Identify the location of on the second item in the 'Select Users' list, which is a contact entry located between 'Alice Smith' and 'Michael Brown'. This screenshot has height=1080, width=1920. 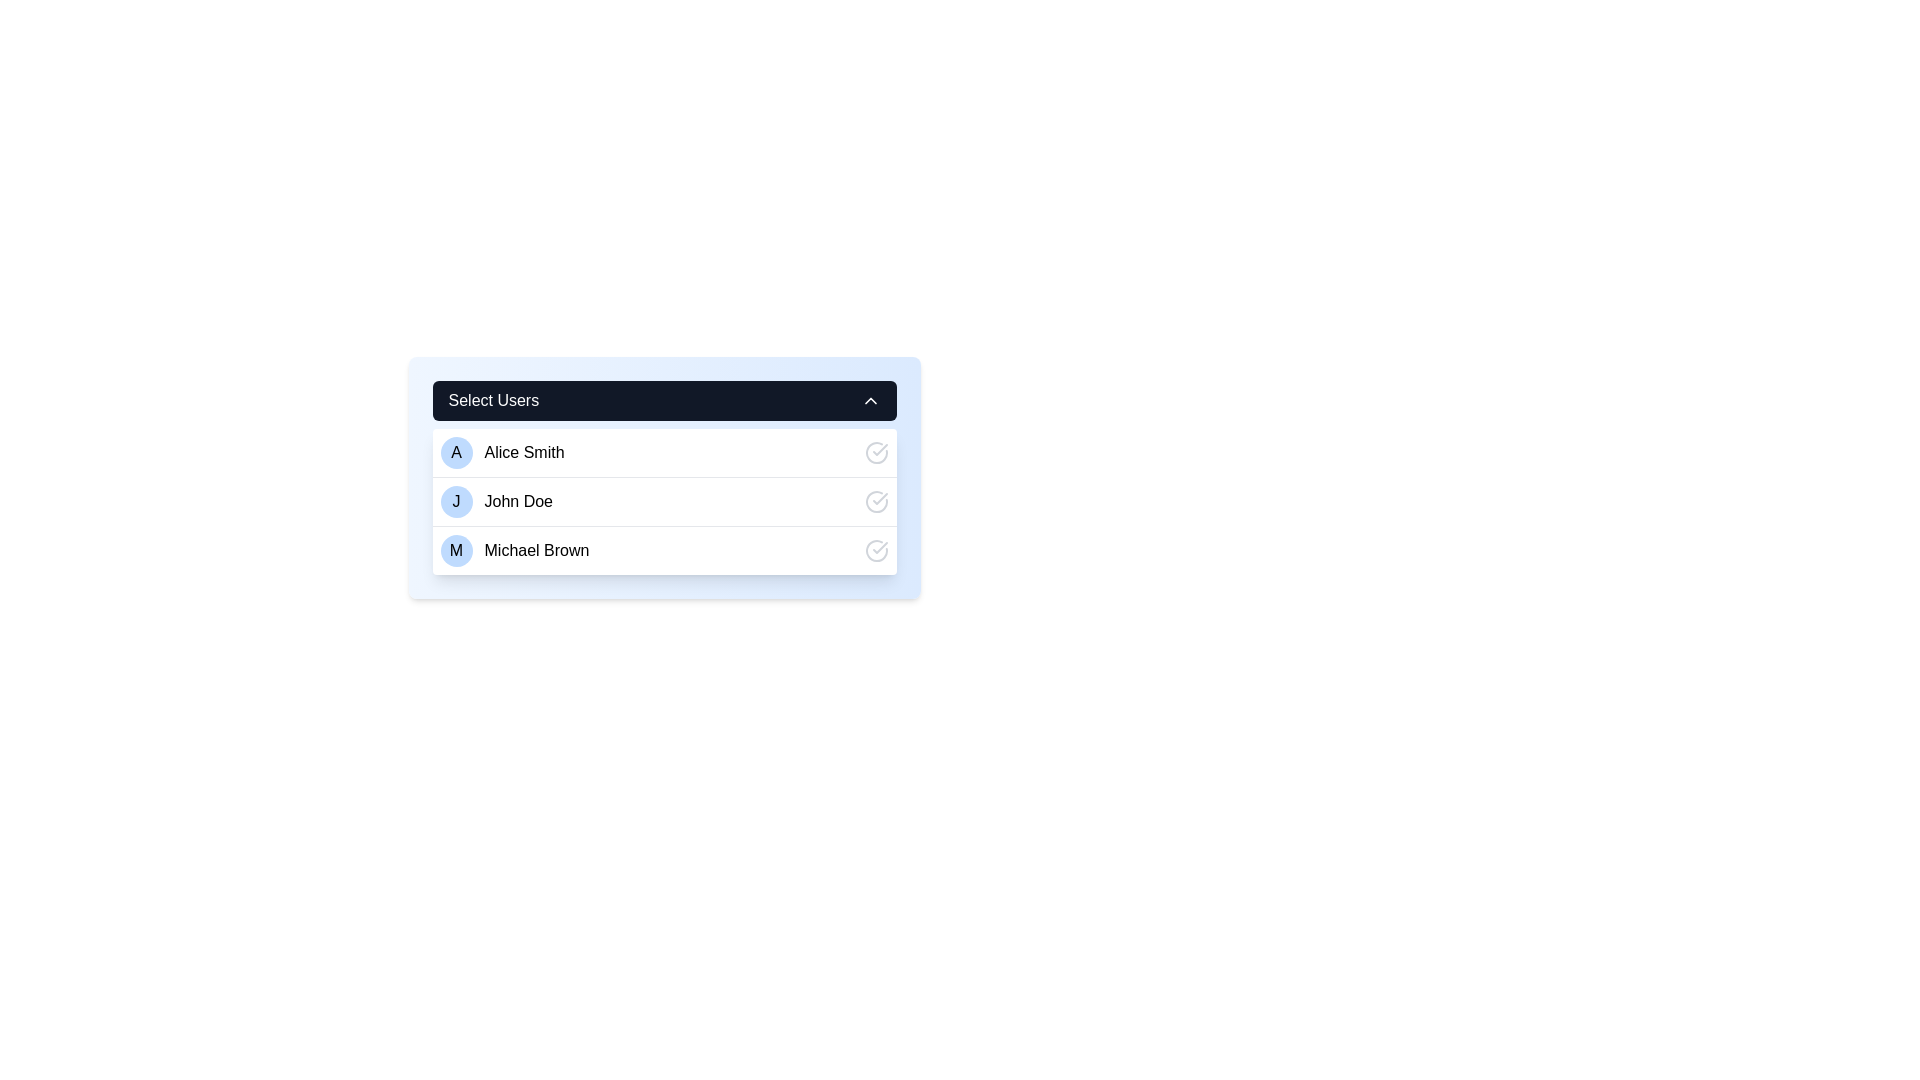
(664, 500).